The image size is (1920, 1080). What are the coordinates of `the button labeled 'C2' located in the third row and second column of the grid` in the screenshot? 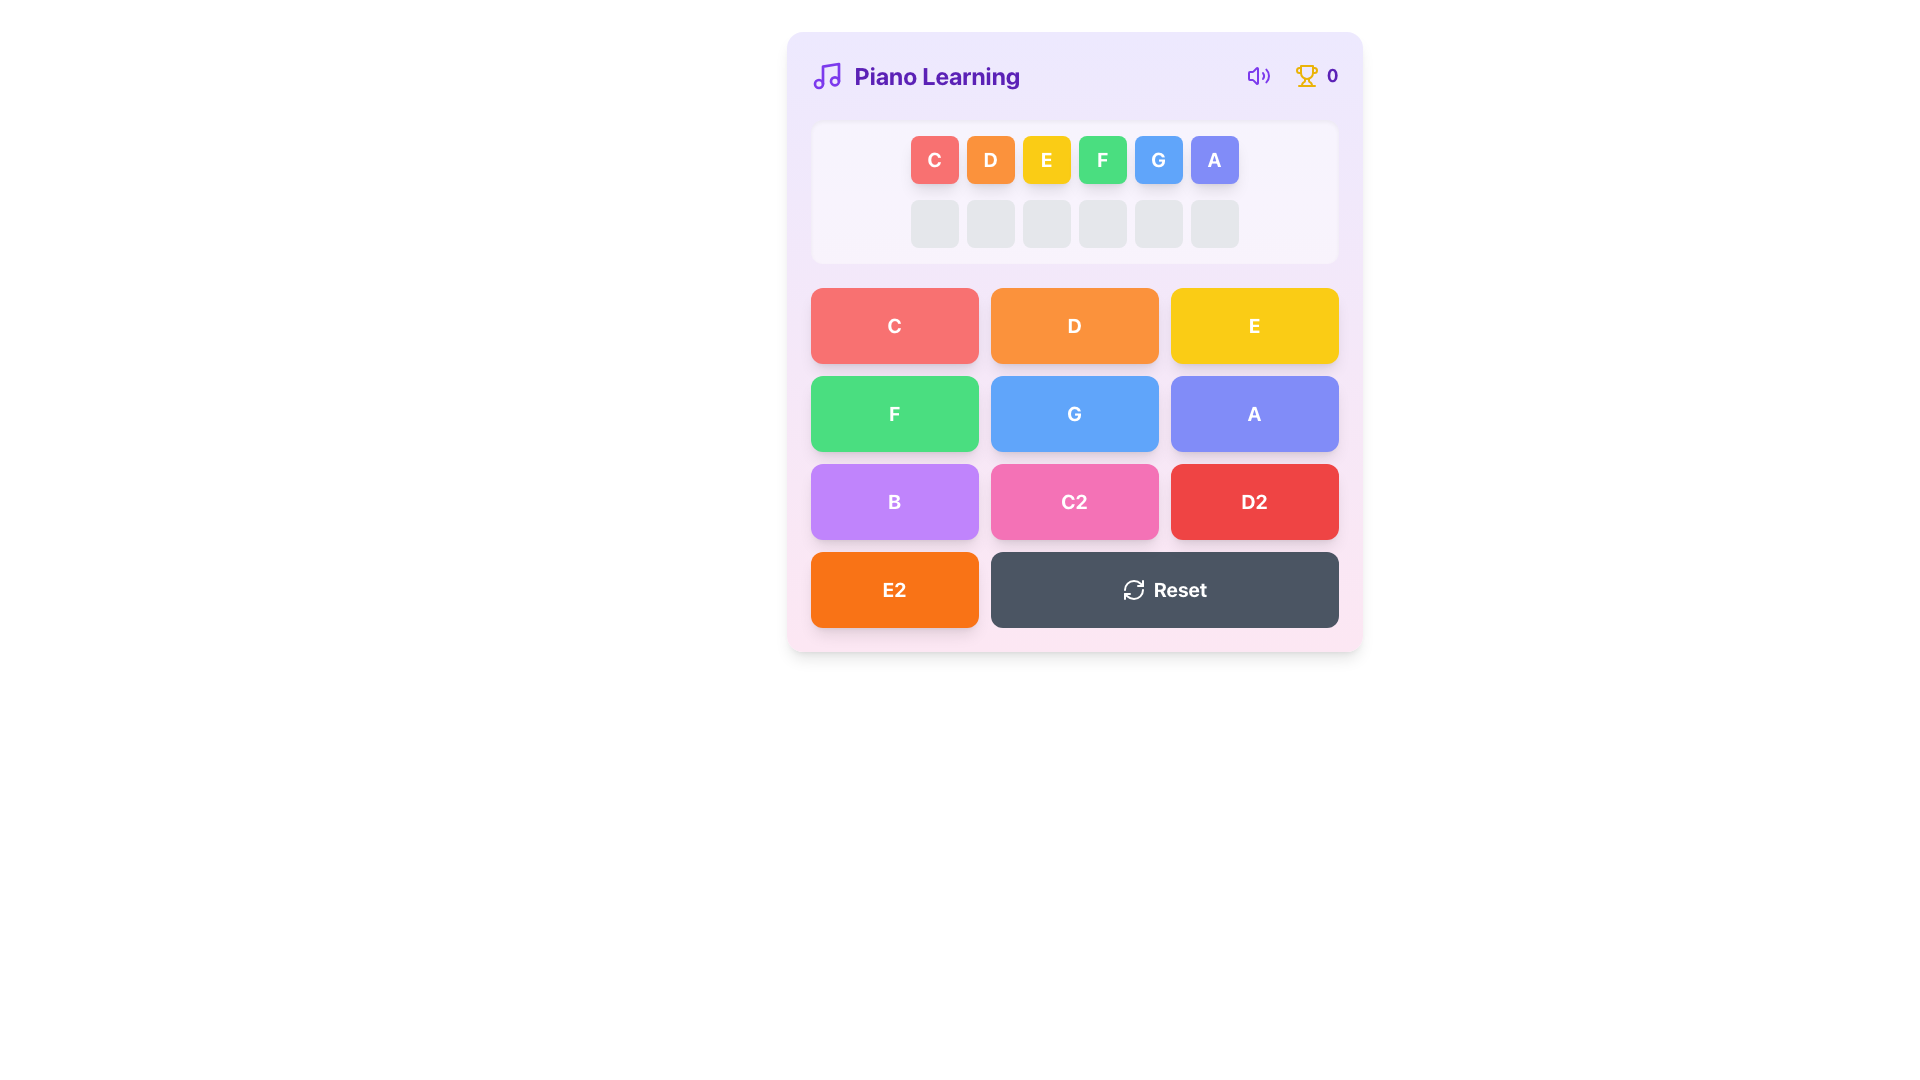 It's located at (1073, 500).